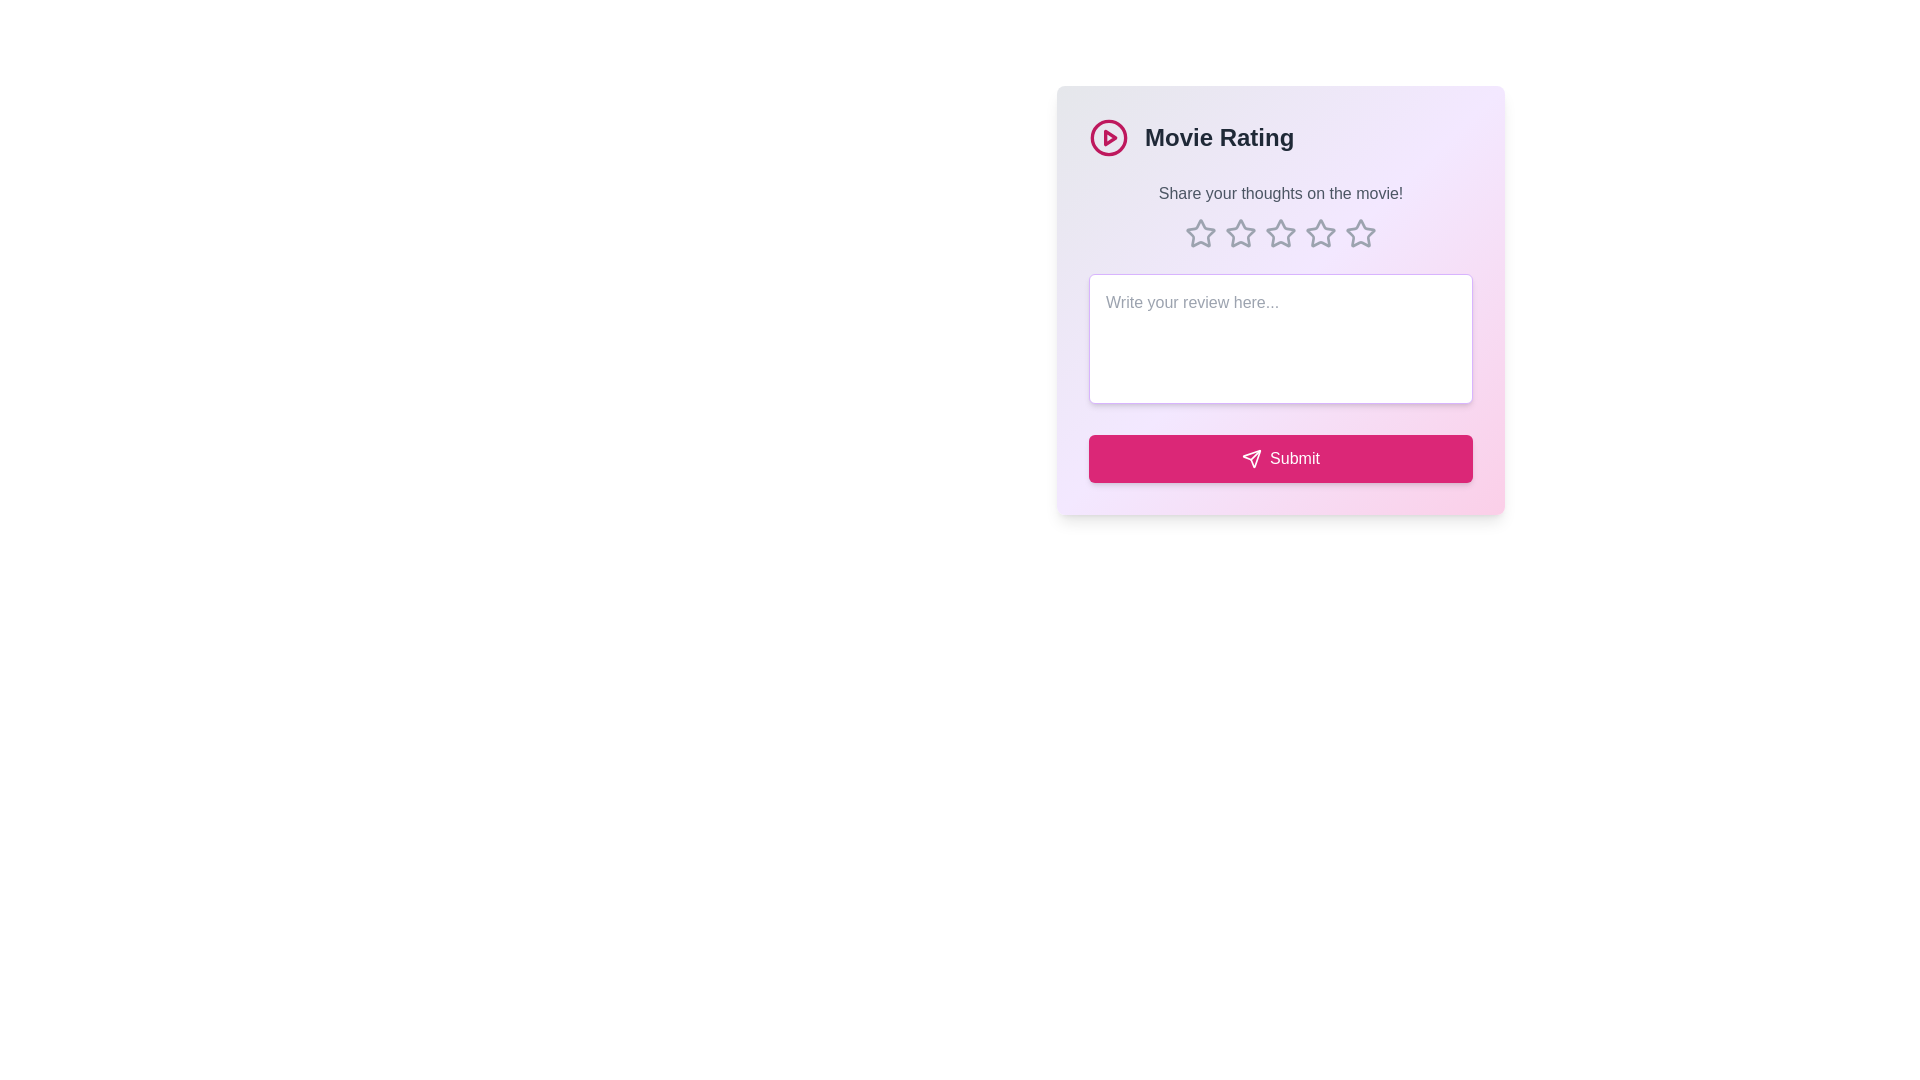 Image resolution: width=1920 pixels, height=1080 pixels. What do you see at coordinates (1218, 137) in the screenshot?
I see `the text content of the 'Movie Rating' label displayed in a semibold font in the header section, adjacent to the pink play icon` at bounding box center [1218, 137].